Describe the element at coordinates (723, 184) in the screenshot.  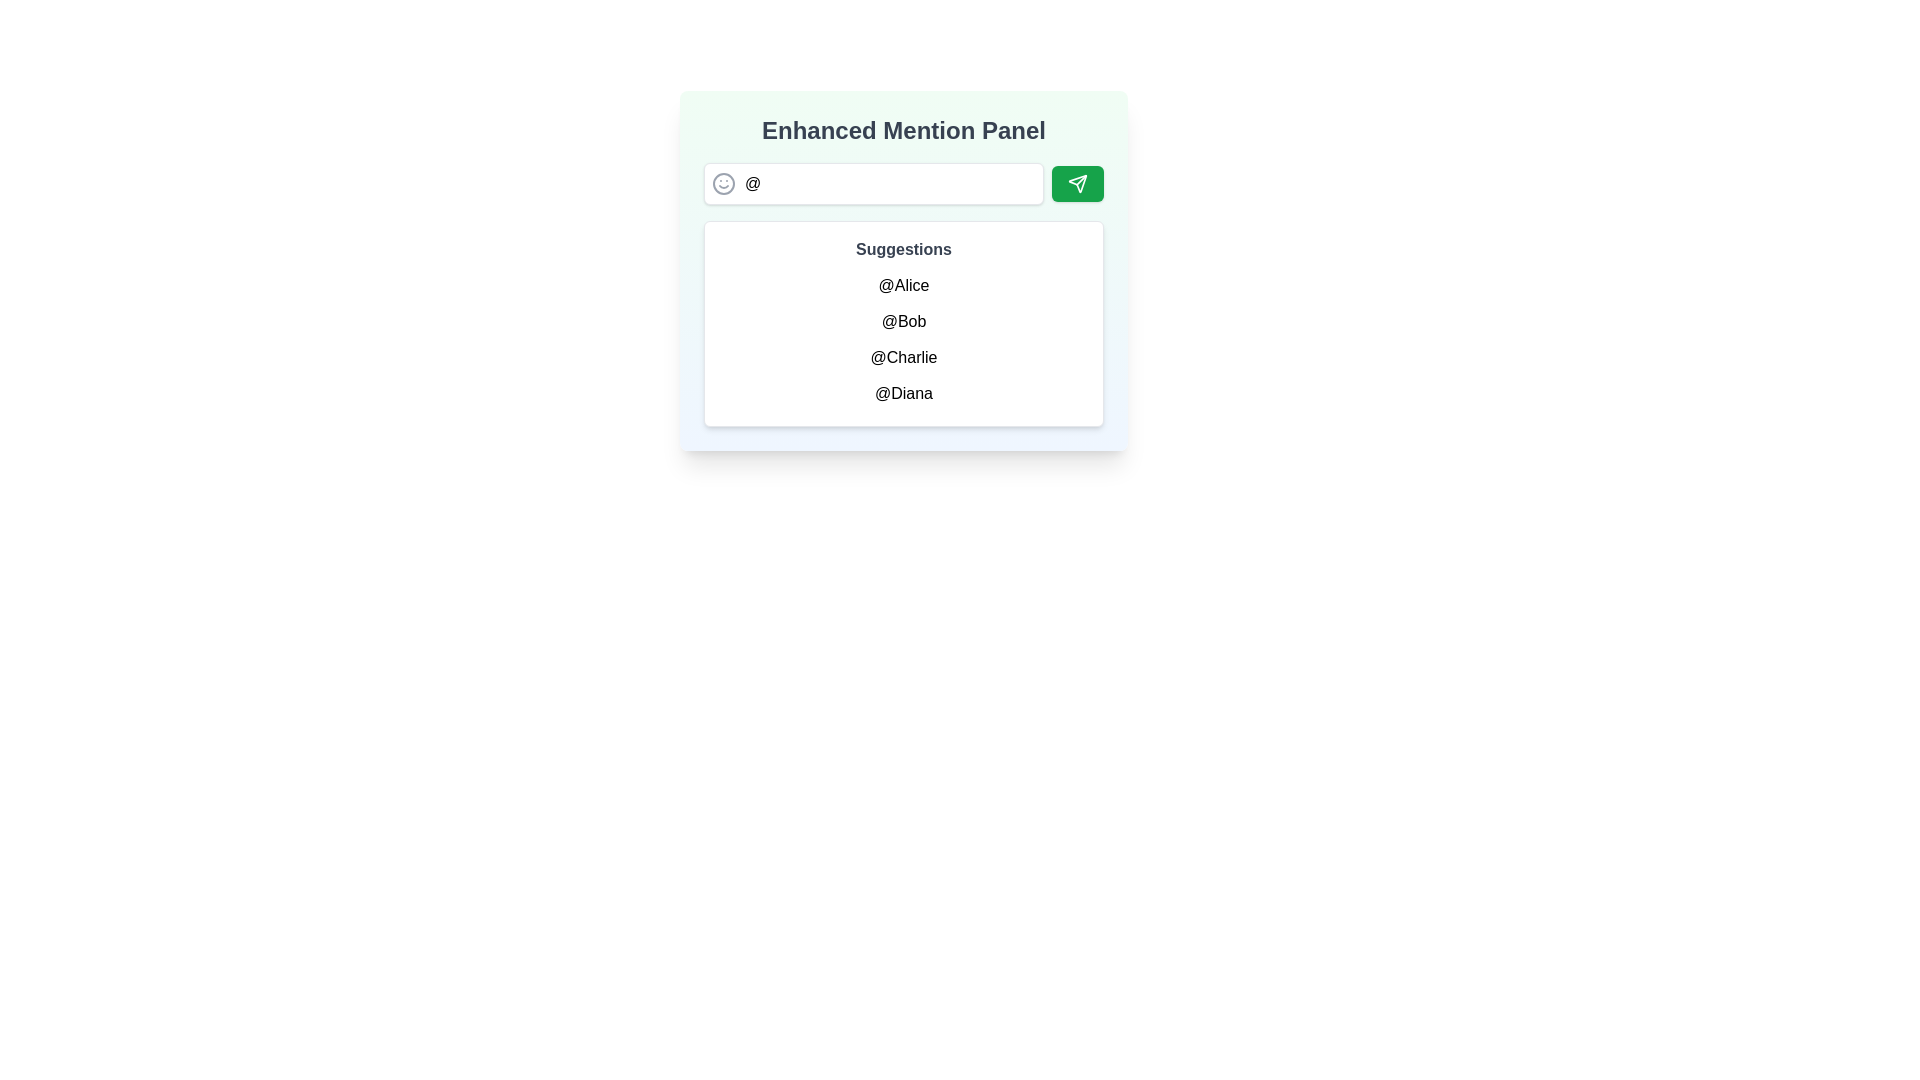
I see `the circular SVG element that is part of a smiley icon` at that location.